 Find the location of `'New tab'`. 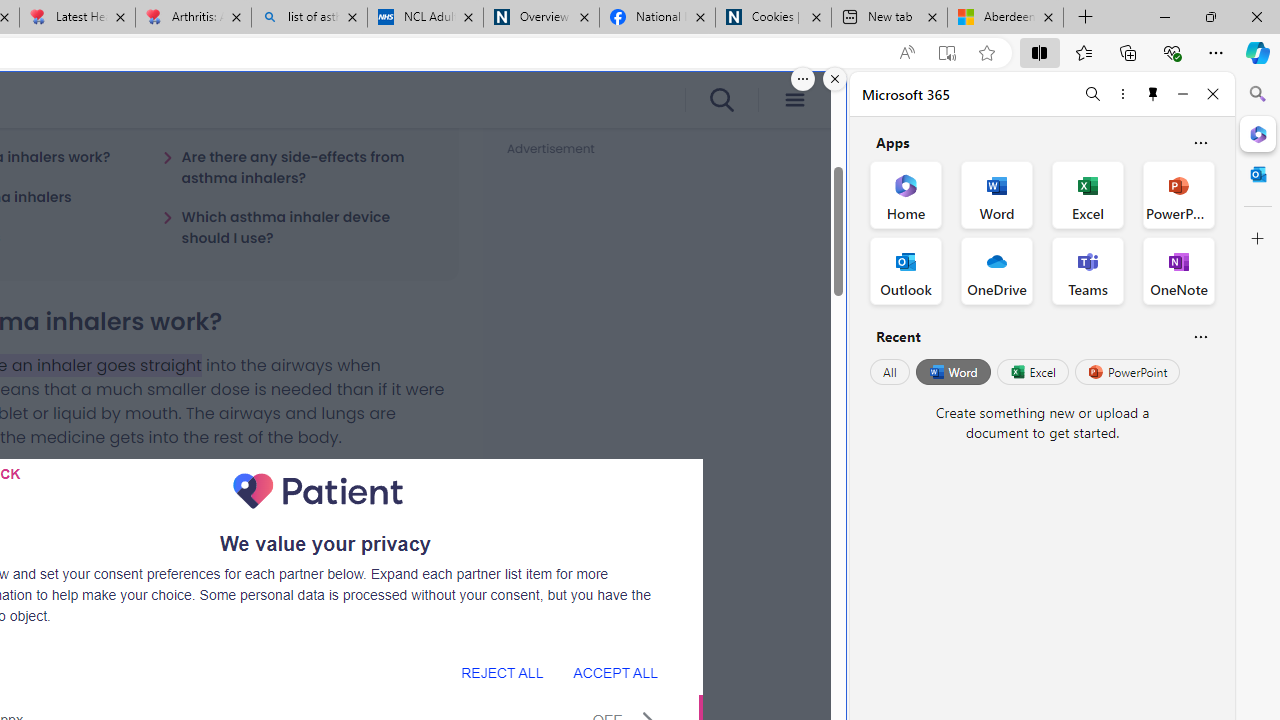

'New tab' is located at coordinates (888, 17).